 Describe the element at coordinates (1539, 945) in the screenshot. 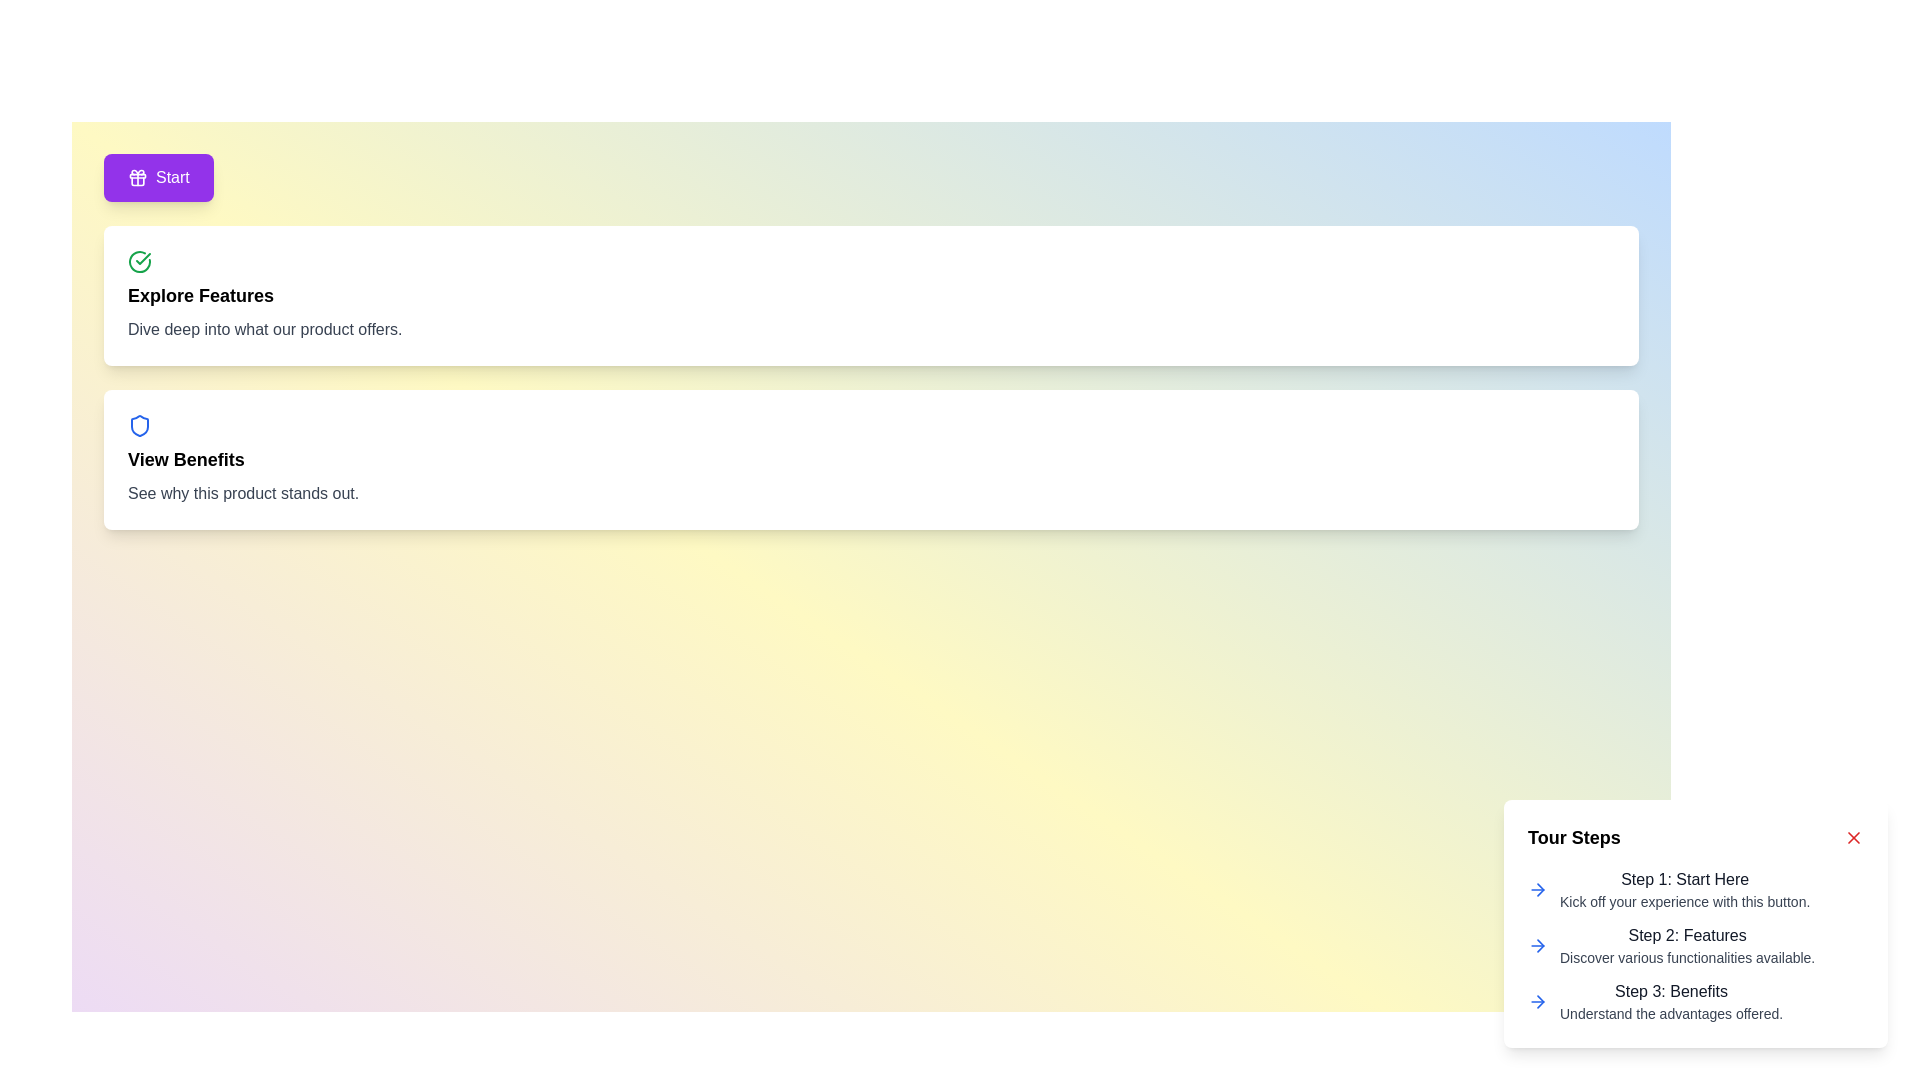

I see `the second arrow icon in the right-hand popup labeled 'Tour Steps'` at that location.